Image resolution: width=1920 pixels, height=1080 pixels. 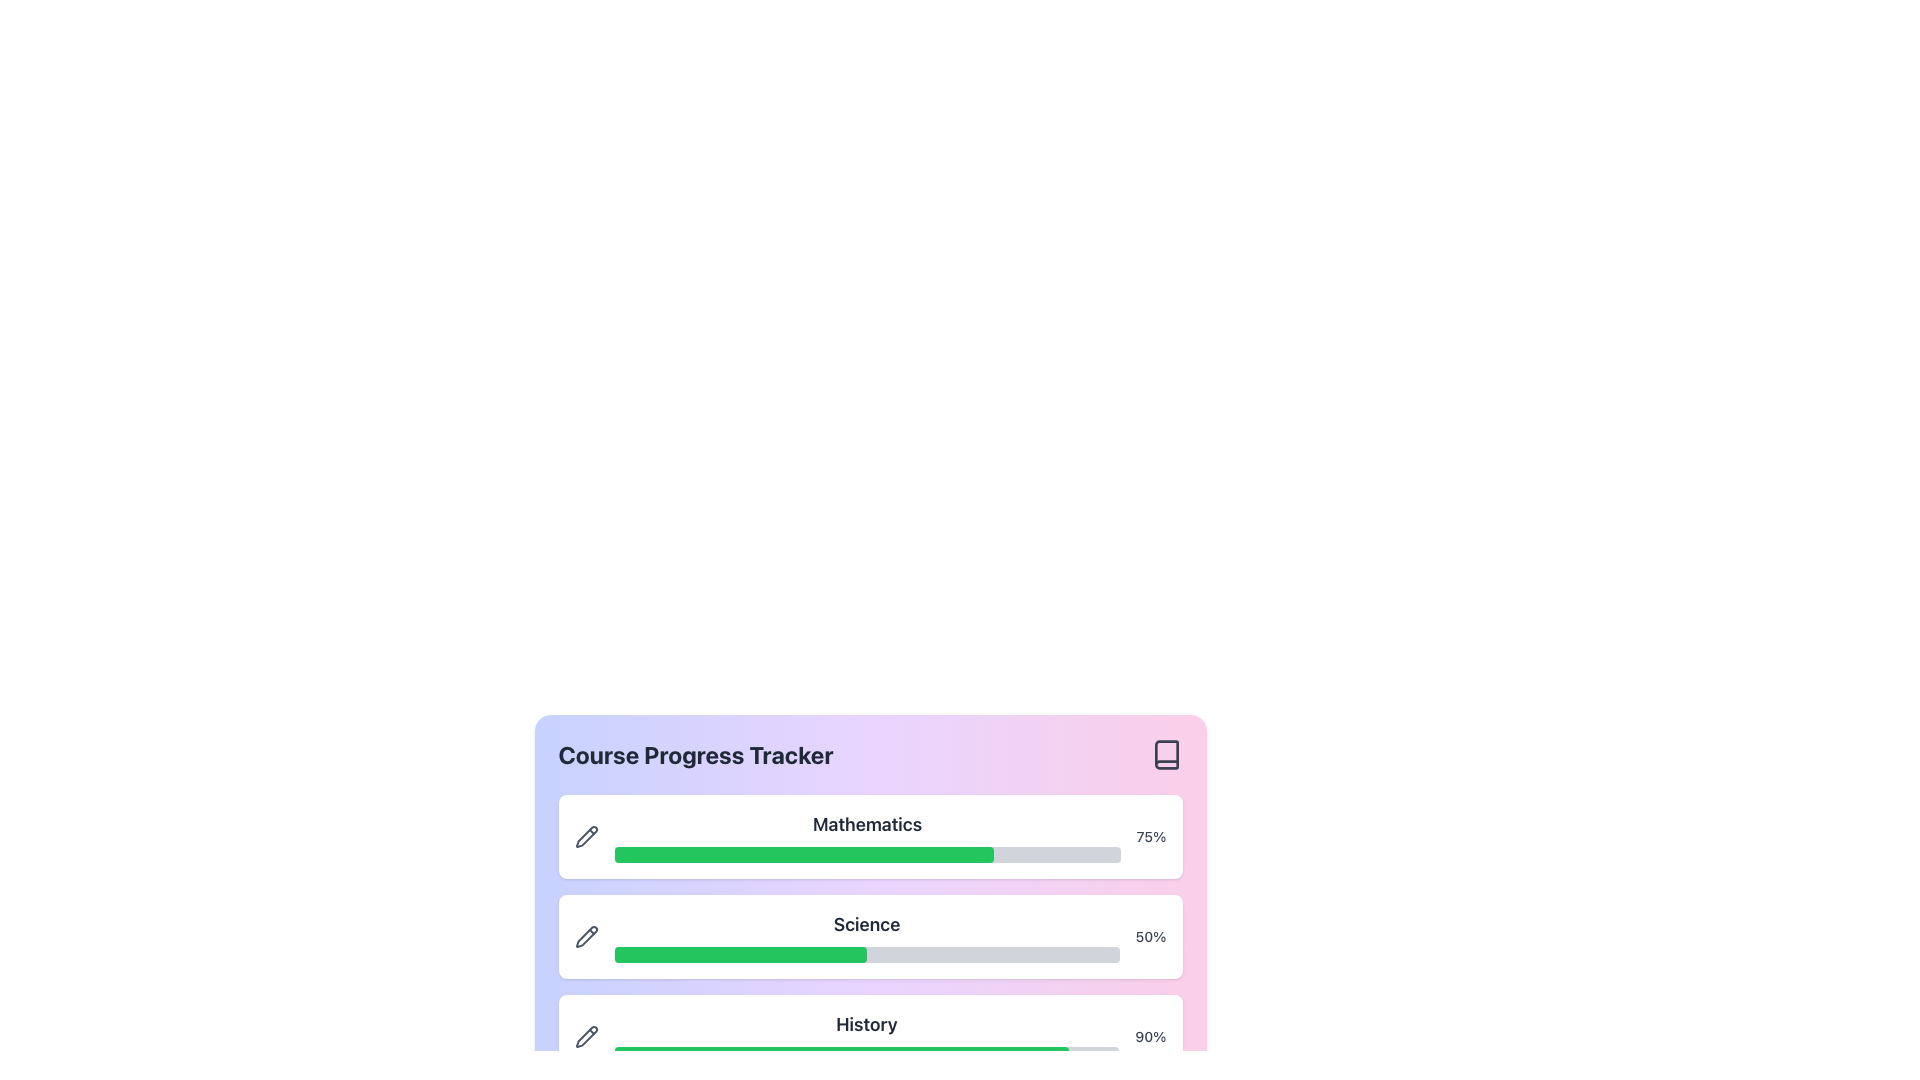 What do you see at coordinates (1166, 755) in the screenshot?
I see `the icon representing courses or progress tracking located at the top-right corner of the 'Course Progress Tracker' section` at bounding box center [1166, 755].